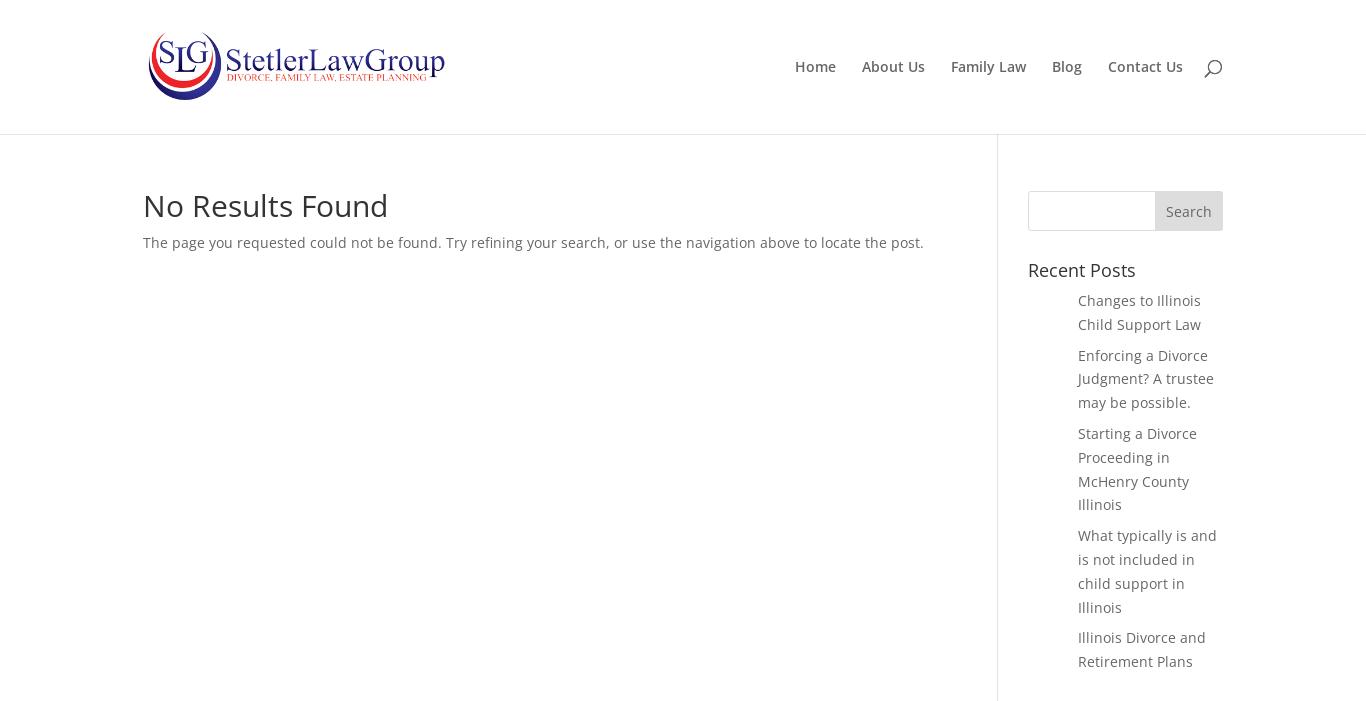 This screenshot has width=1366, height=701. Describe the element at coordinates (1145, 65) in the screenshot. I see `'Contact Us'` at that location.